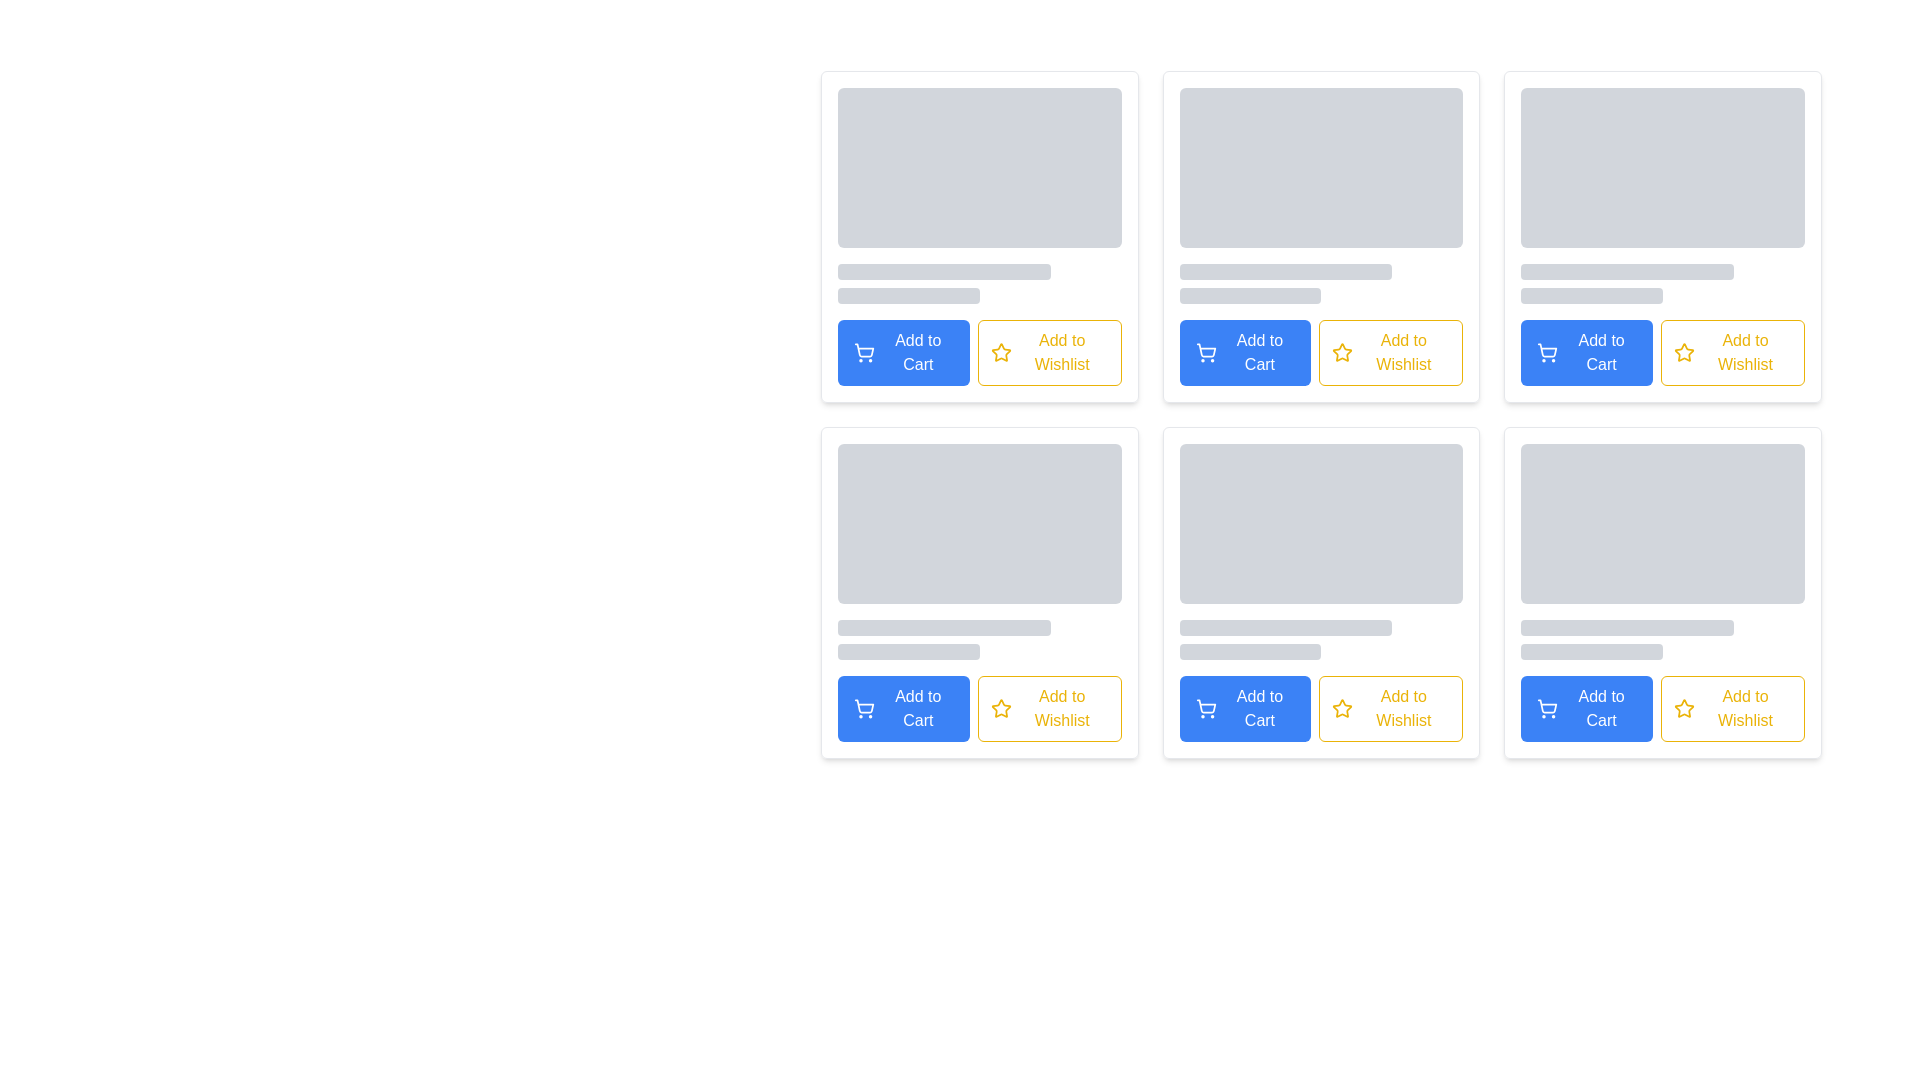  What do you see at coordinates (1001, 352) in the screenshot?
I see `the star icon representing the 'Add to Wishlist' functionality in the button of the first product card in the second row of the grid layout` at bounding box center [1001, 352].